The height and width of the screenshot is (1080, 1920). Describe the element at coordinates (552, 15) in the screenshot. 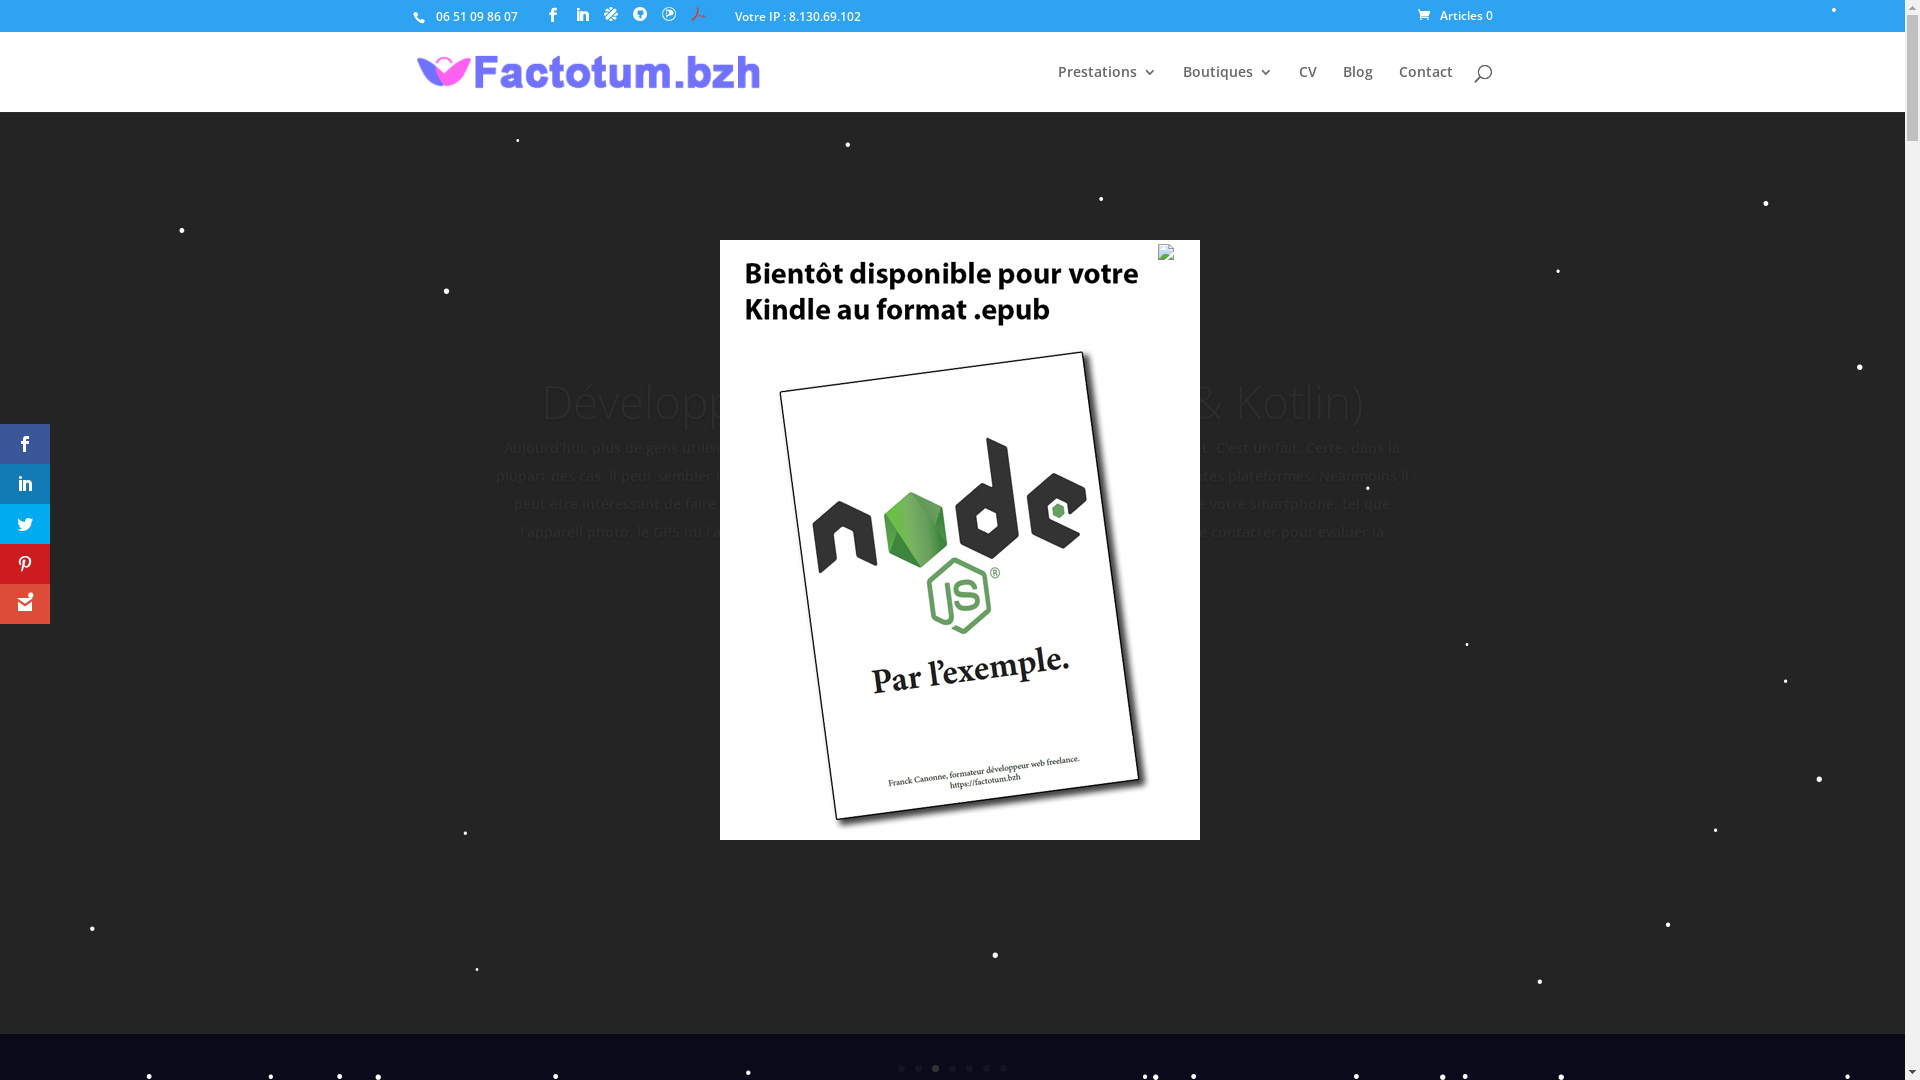

I see `'Page Facebook'` at that location.